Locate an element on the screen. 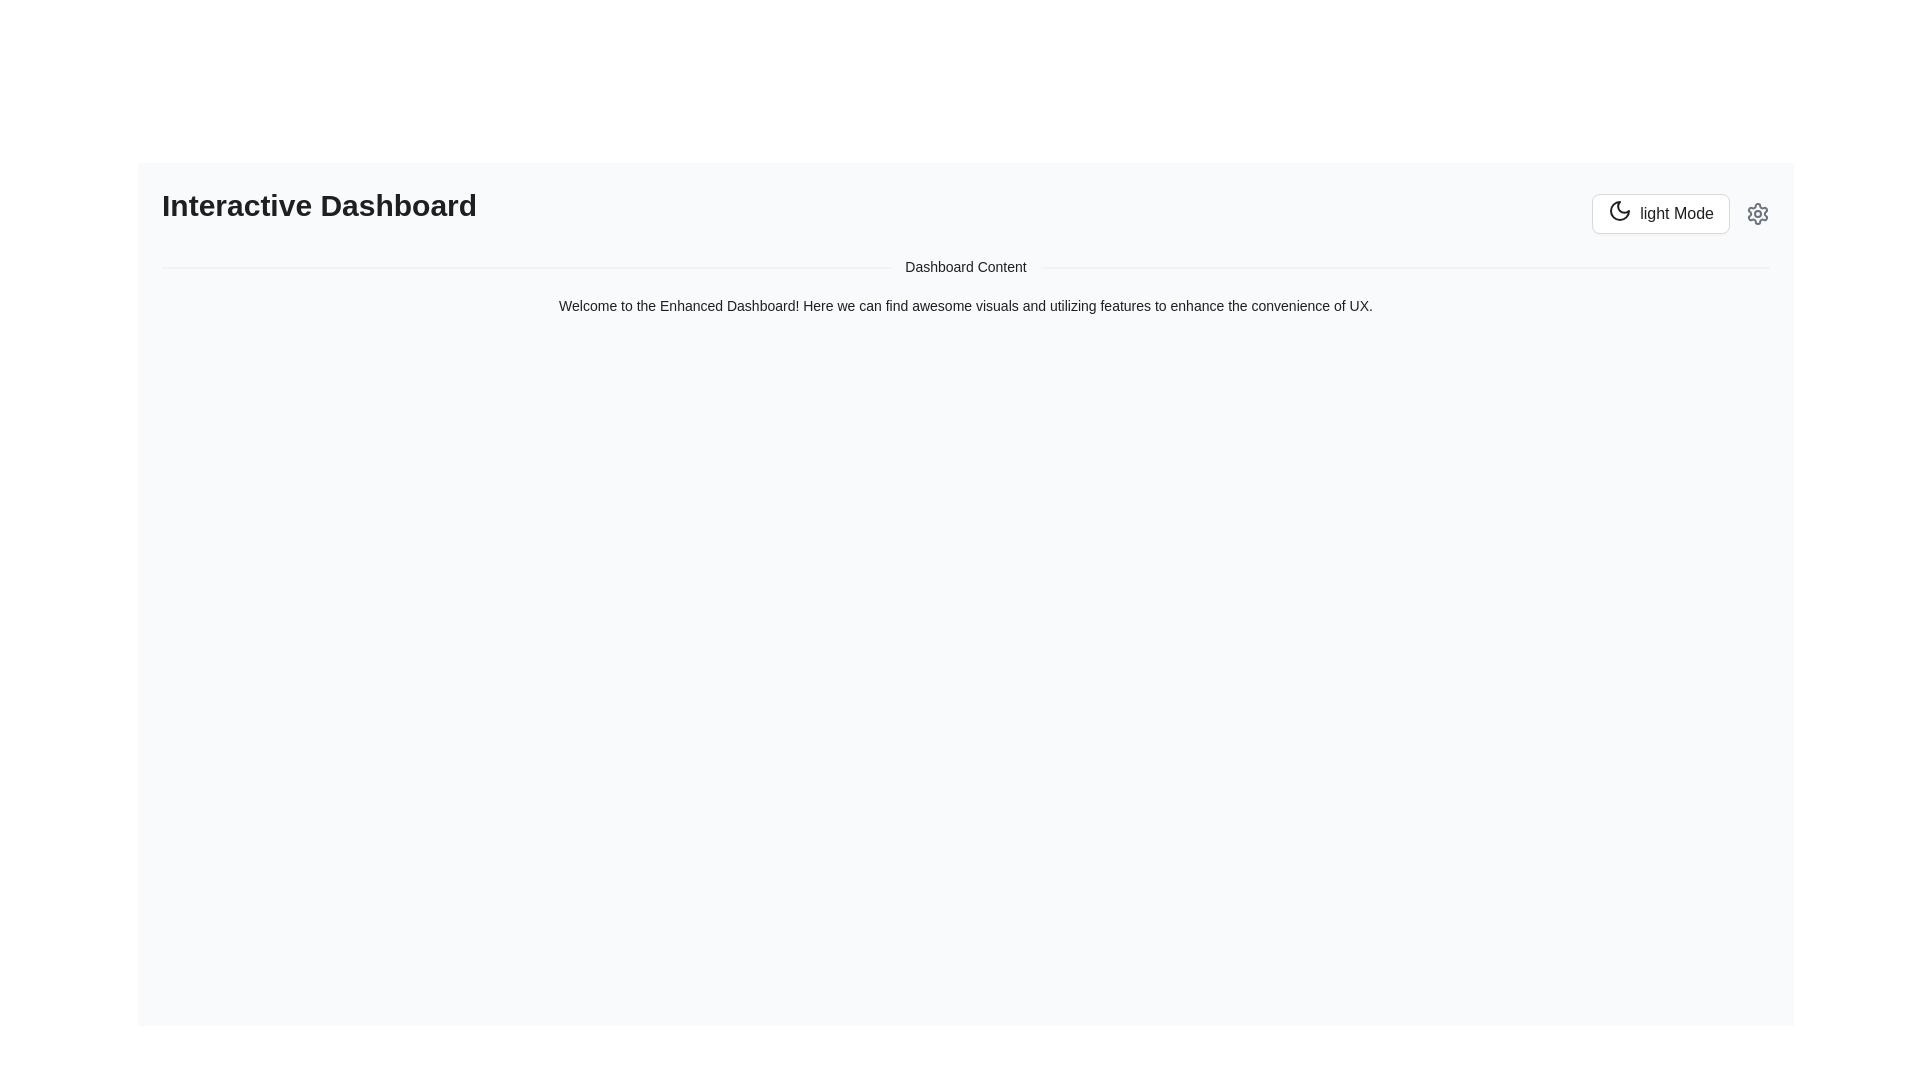 The width and height of the screenshot is (1920, 1080). the Toggle button labeled 'light Mode' with an adjacent moon icon located in the top-right corner of the interface is located at coordinates (1680, 213).